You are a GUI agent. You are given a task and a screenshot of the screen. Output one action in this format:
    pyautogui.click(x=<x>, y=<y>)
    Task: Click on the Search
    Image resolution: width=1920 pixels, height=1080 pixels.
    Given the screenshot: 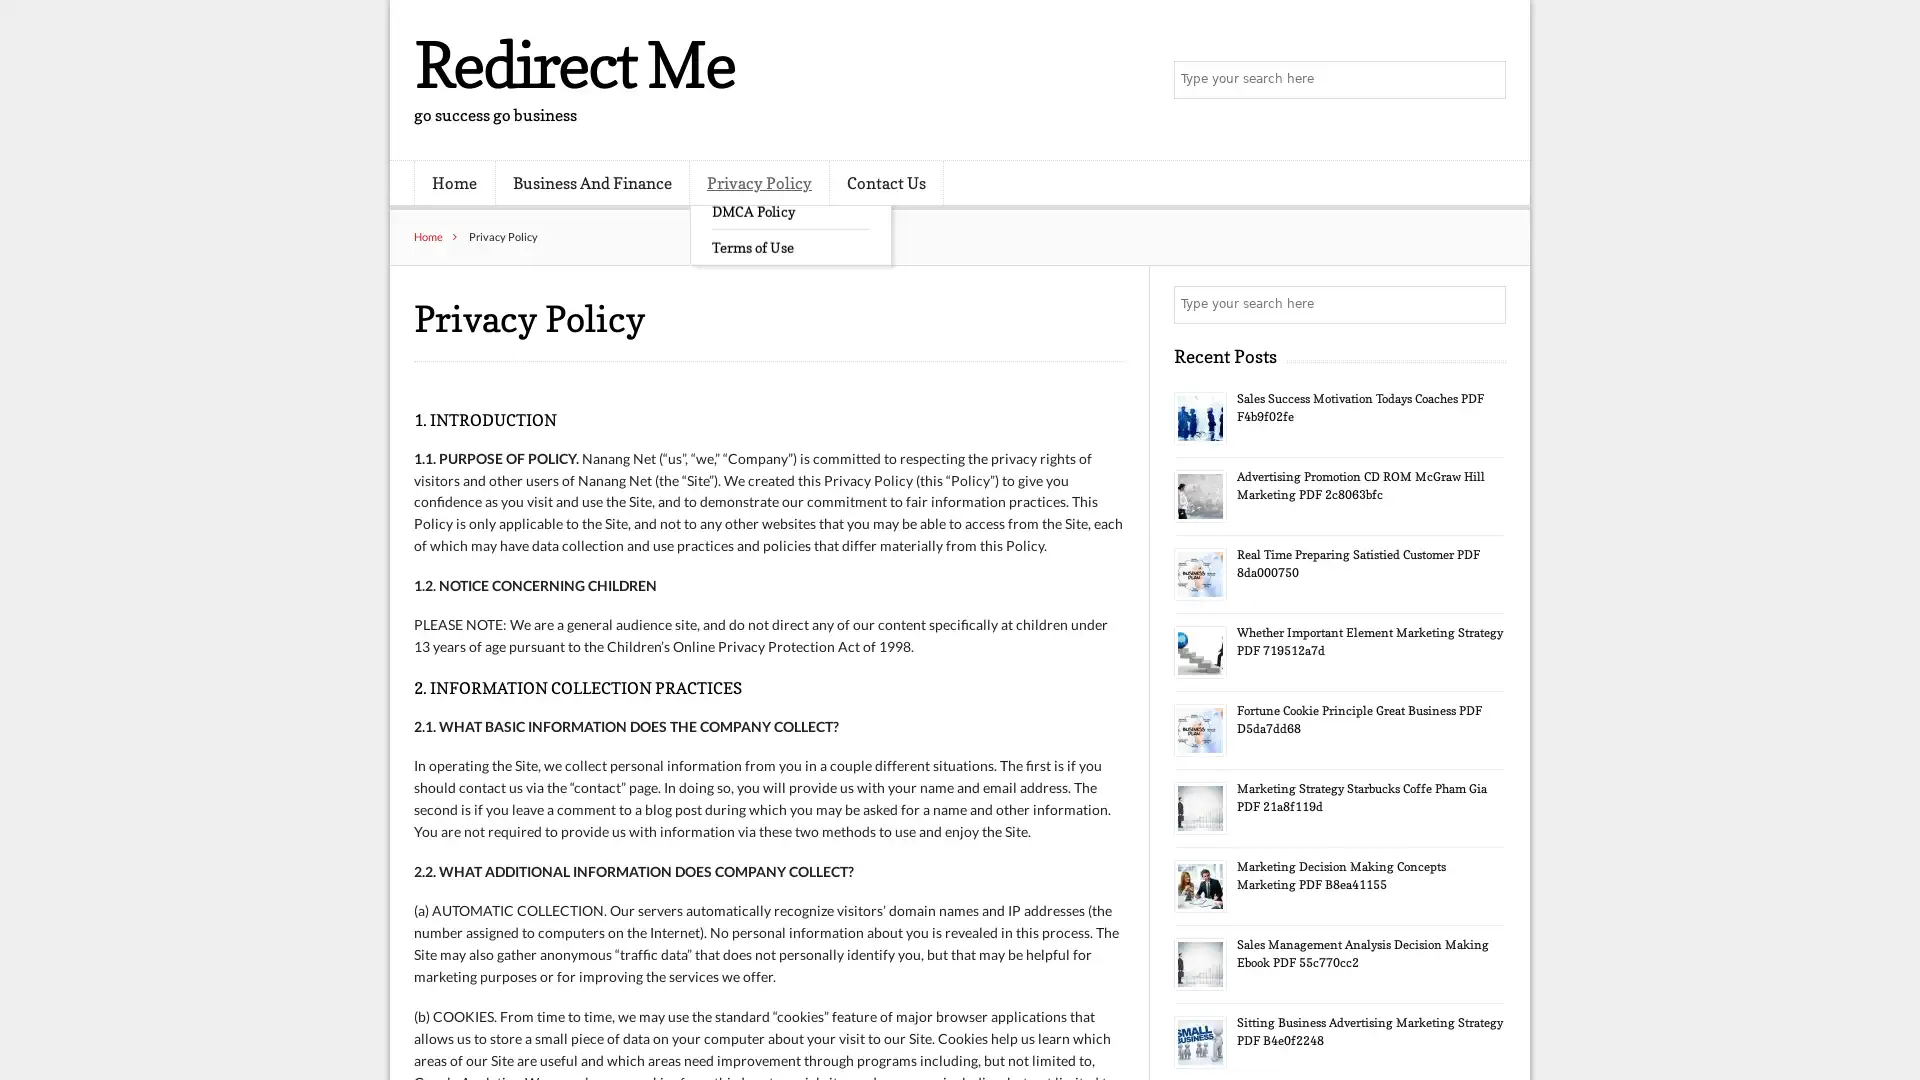 What is the action you would take?
    pyautogui.click(x=1485, y=80)
    